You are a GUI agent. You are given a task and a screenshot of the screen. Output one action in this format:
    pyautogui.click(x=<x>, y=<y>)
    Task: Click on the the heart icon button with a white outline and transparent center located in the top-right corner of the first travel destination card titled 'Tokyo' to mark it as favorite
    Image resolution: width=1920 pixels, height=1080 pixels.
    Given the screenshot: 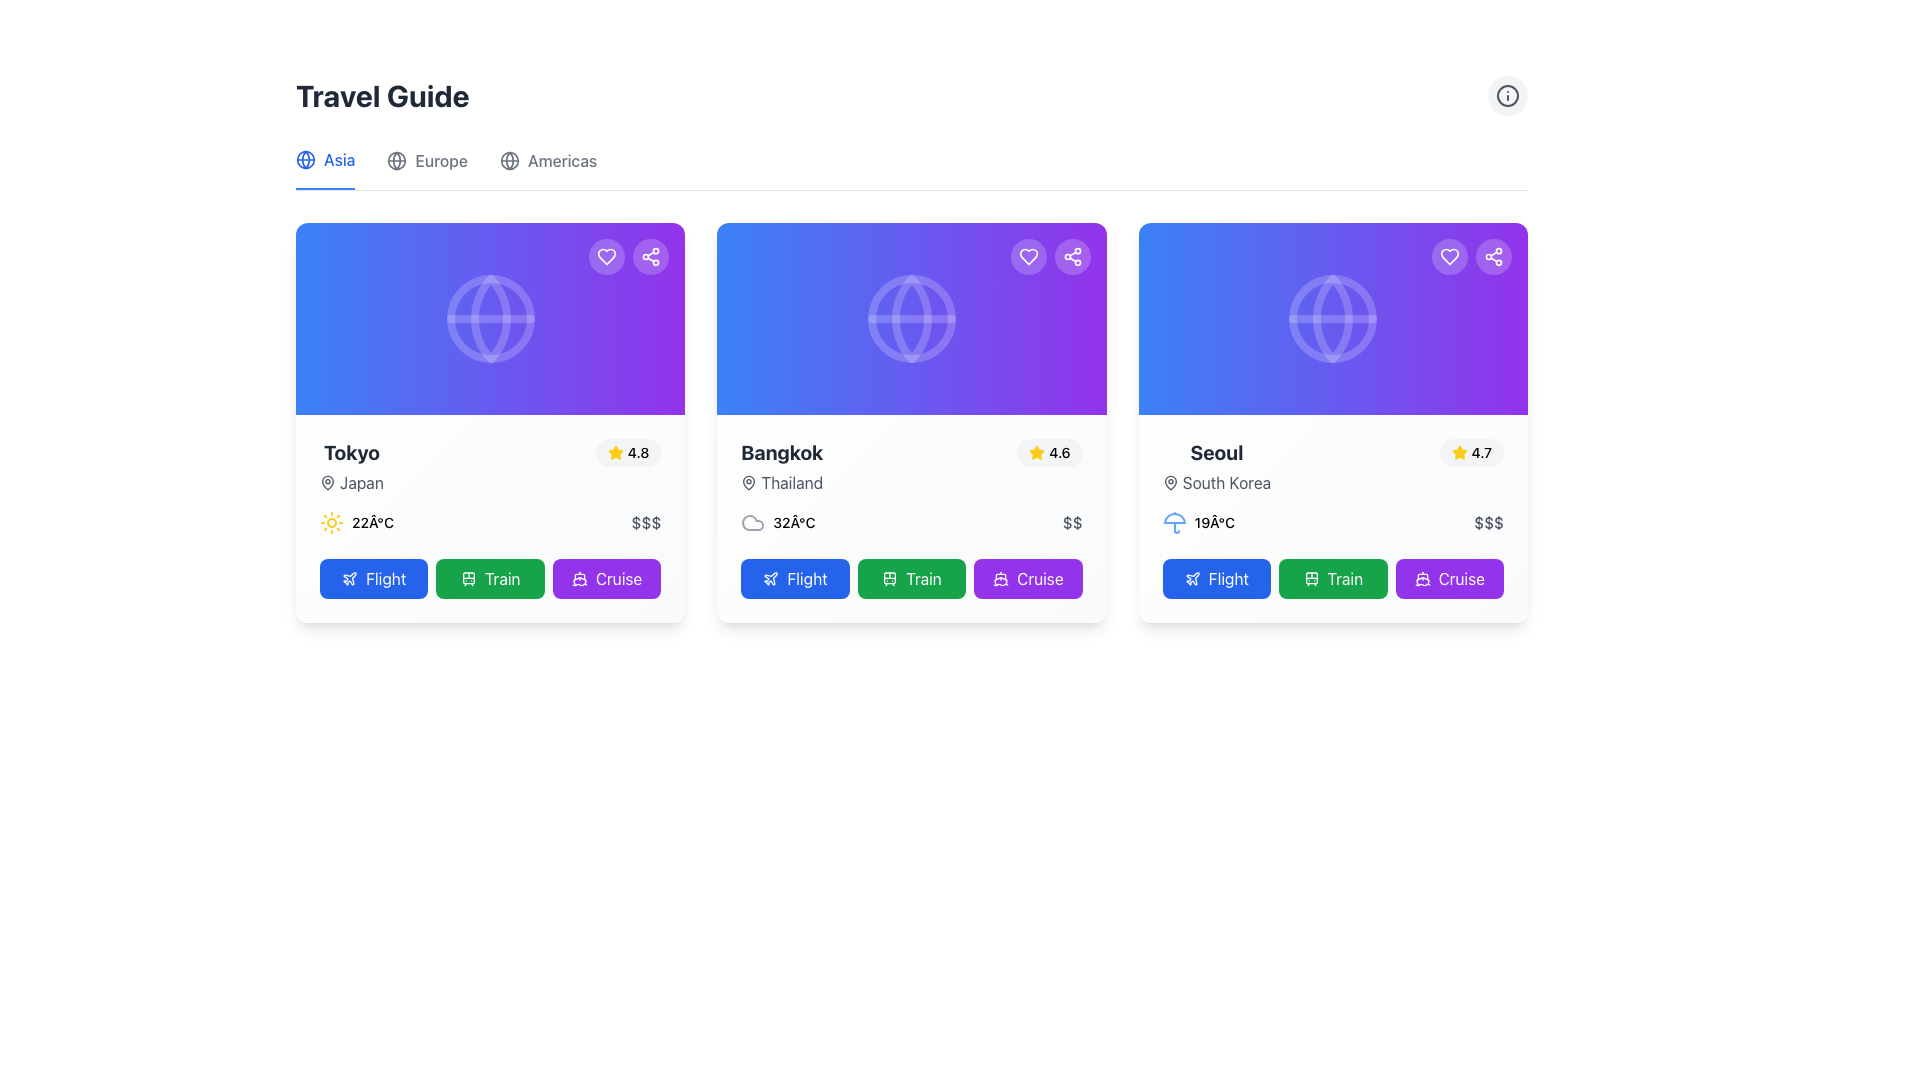 What is the action you would take?
    pyautogui.click(x=605, y=256)
    